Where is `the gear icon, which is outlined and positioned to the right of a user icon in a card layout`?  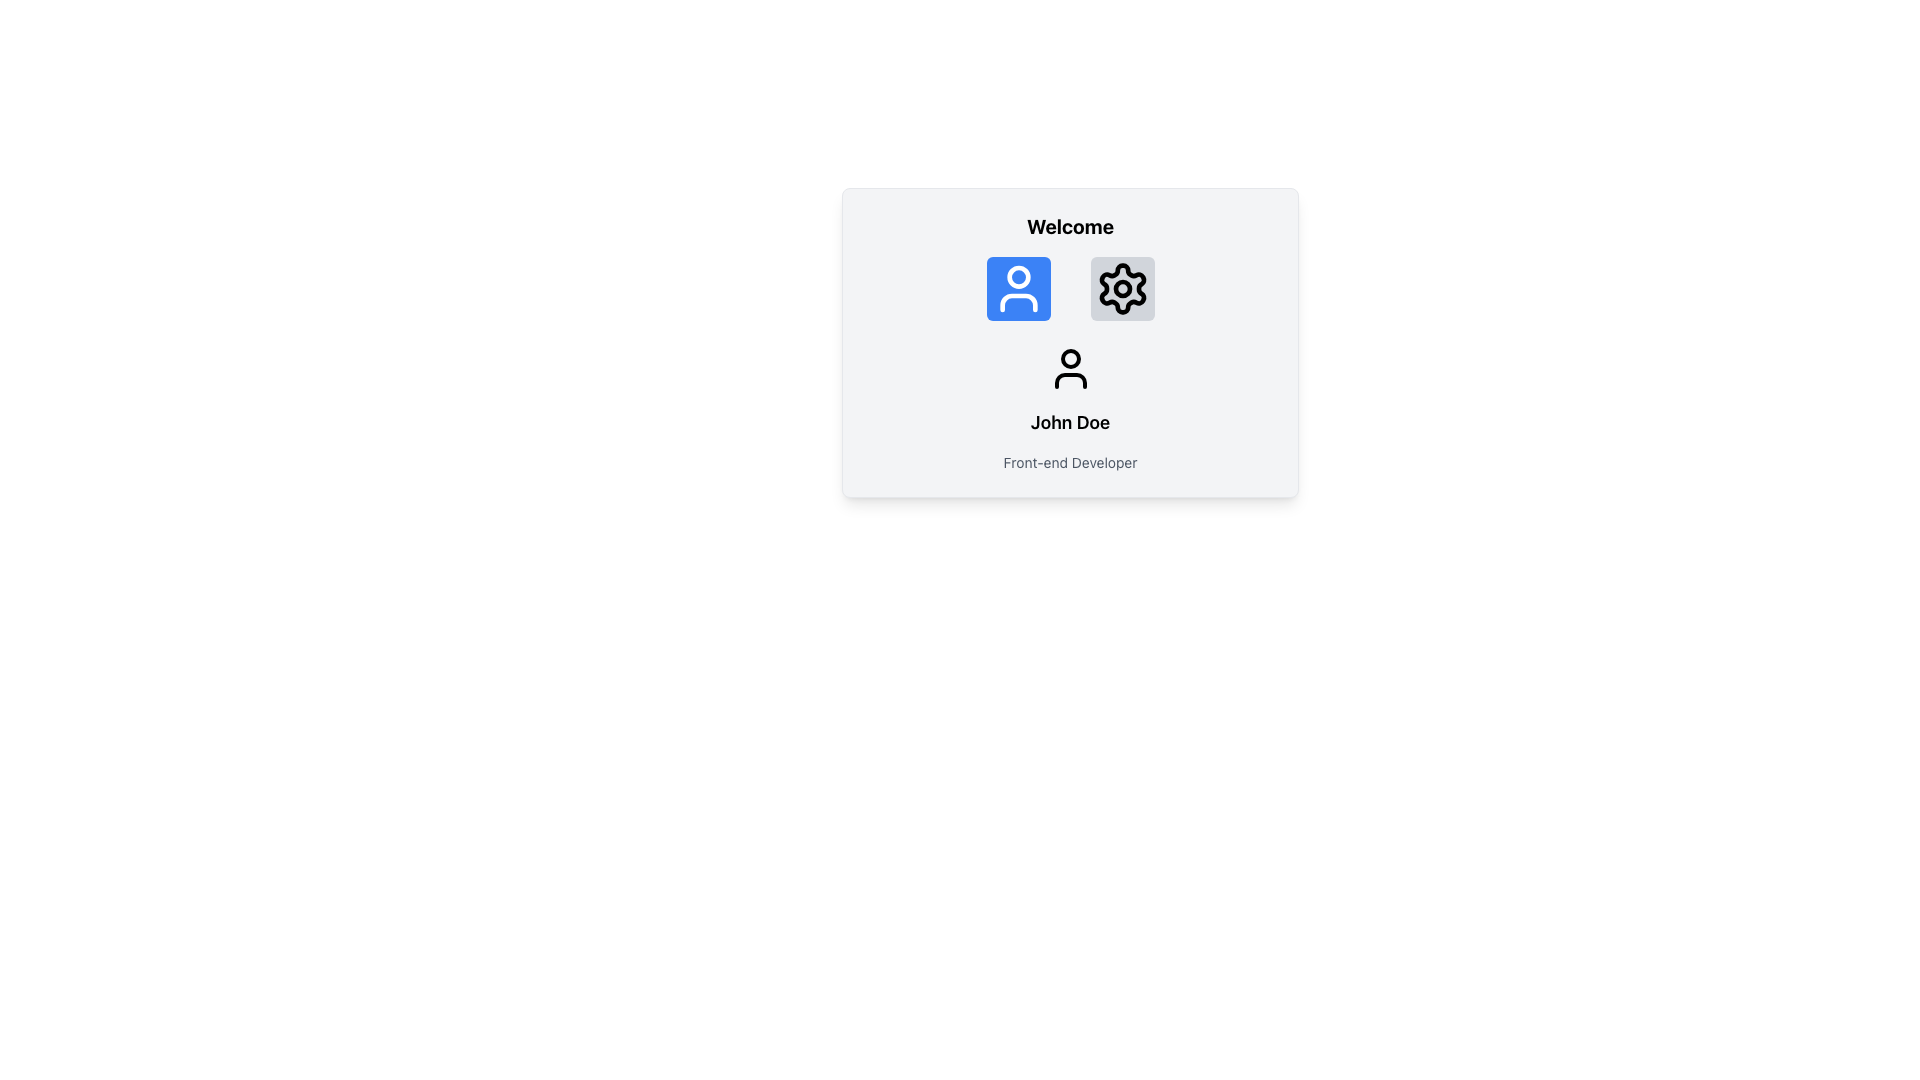
the gear icon, which is outlined and positioned to the right of a user icon in a card layout is located at coordinates (1122, 289).